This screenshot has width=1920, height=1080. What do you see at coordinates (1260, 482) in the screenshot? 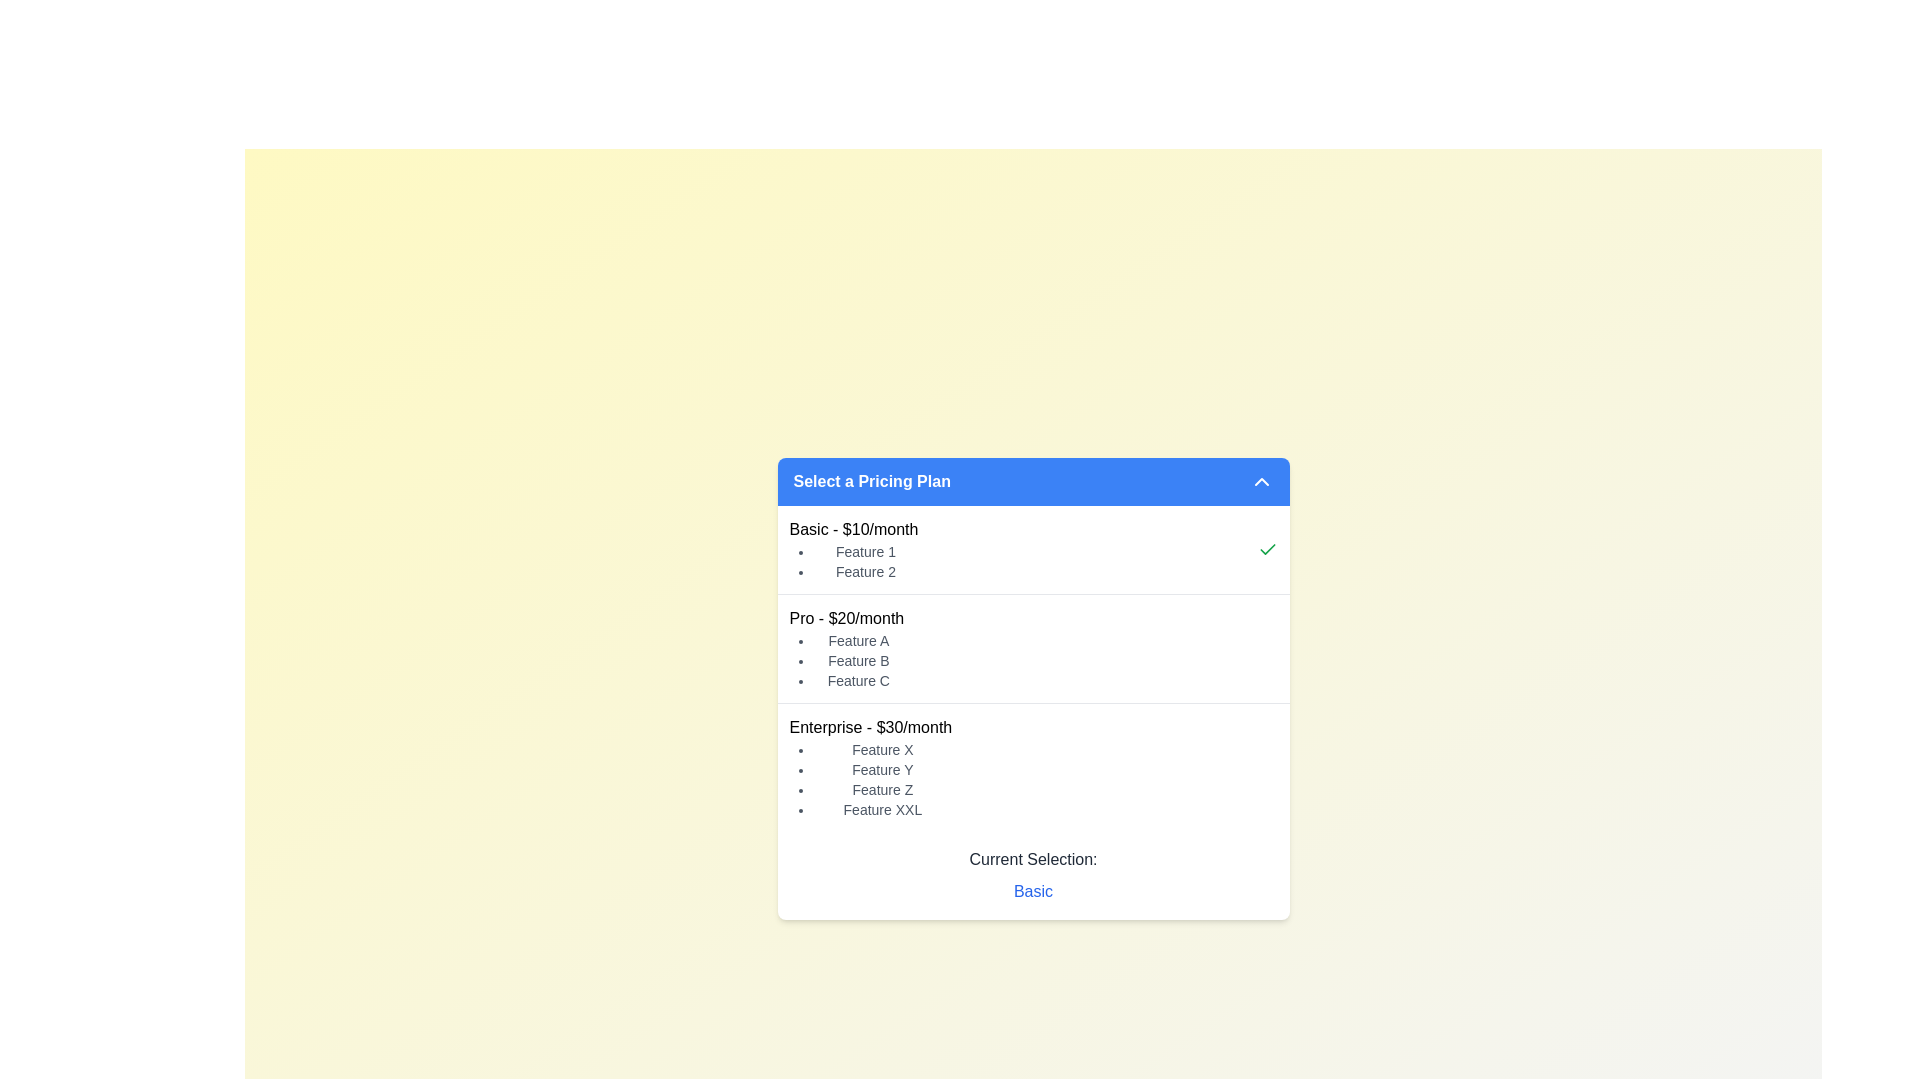
I see `the upward-pointing chevron icon button on the header bar labeled 'Select a Pricing Plan'` at bounding box center [1260, 482].